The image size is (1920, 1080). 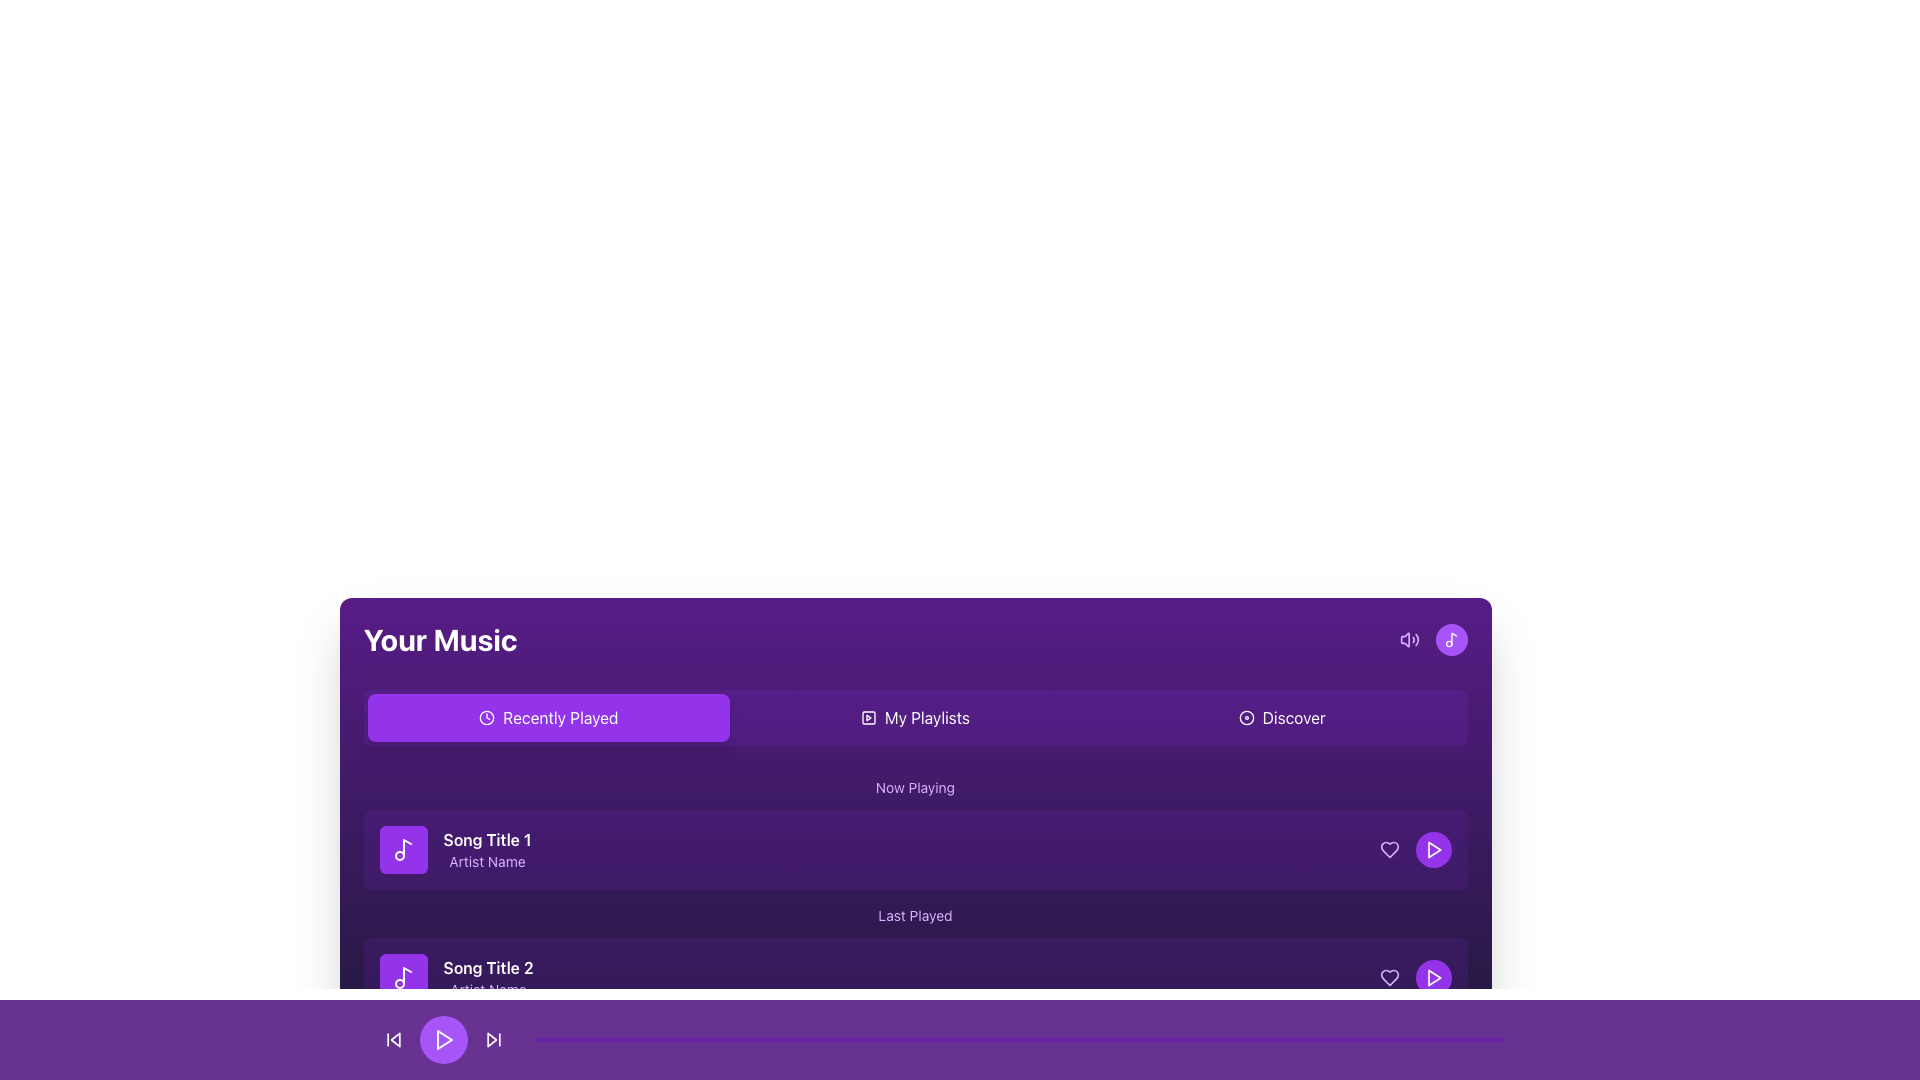 I want to click on the volume icon characterized by sound waves emanating from a speaker cone in the upper-right corner of the interface, so click(x=1403, y=640).